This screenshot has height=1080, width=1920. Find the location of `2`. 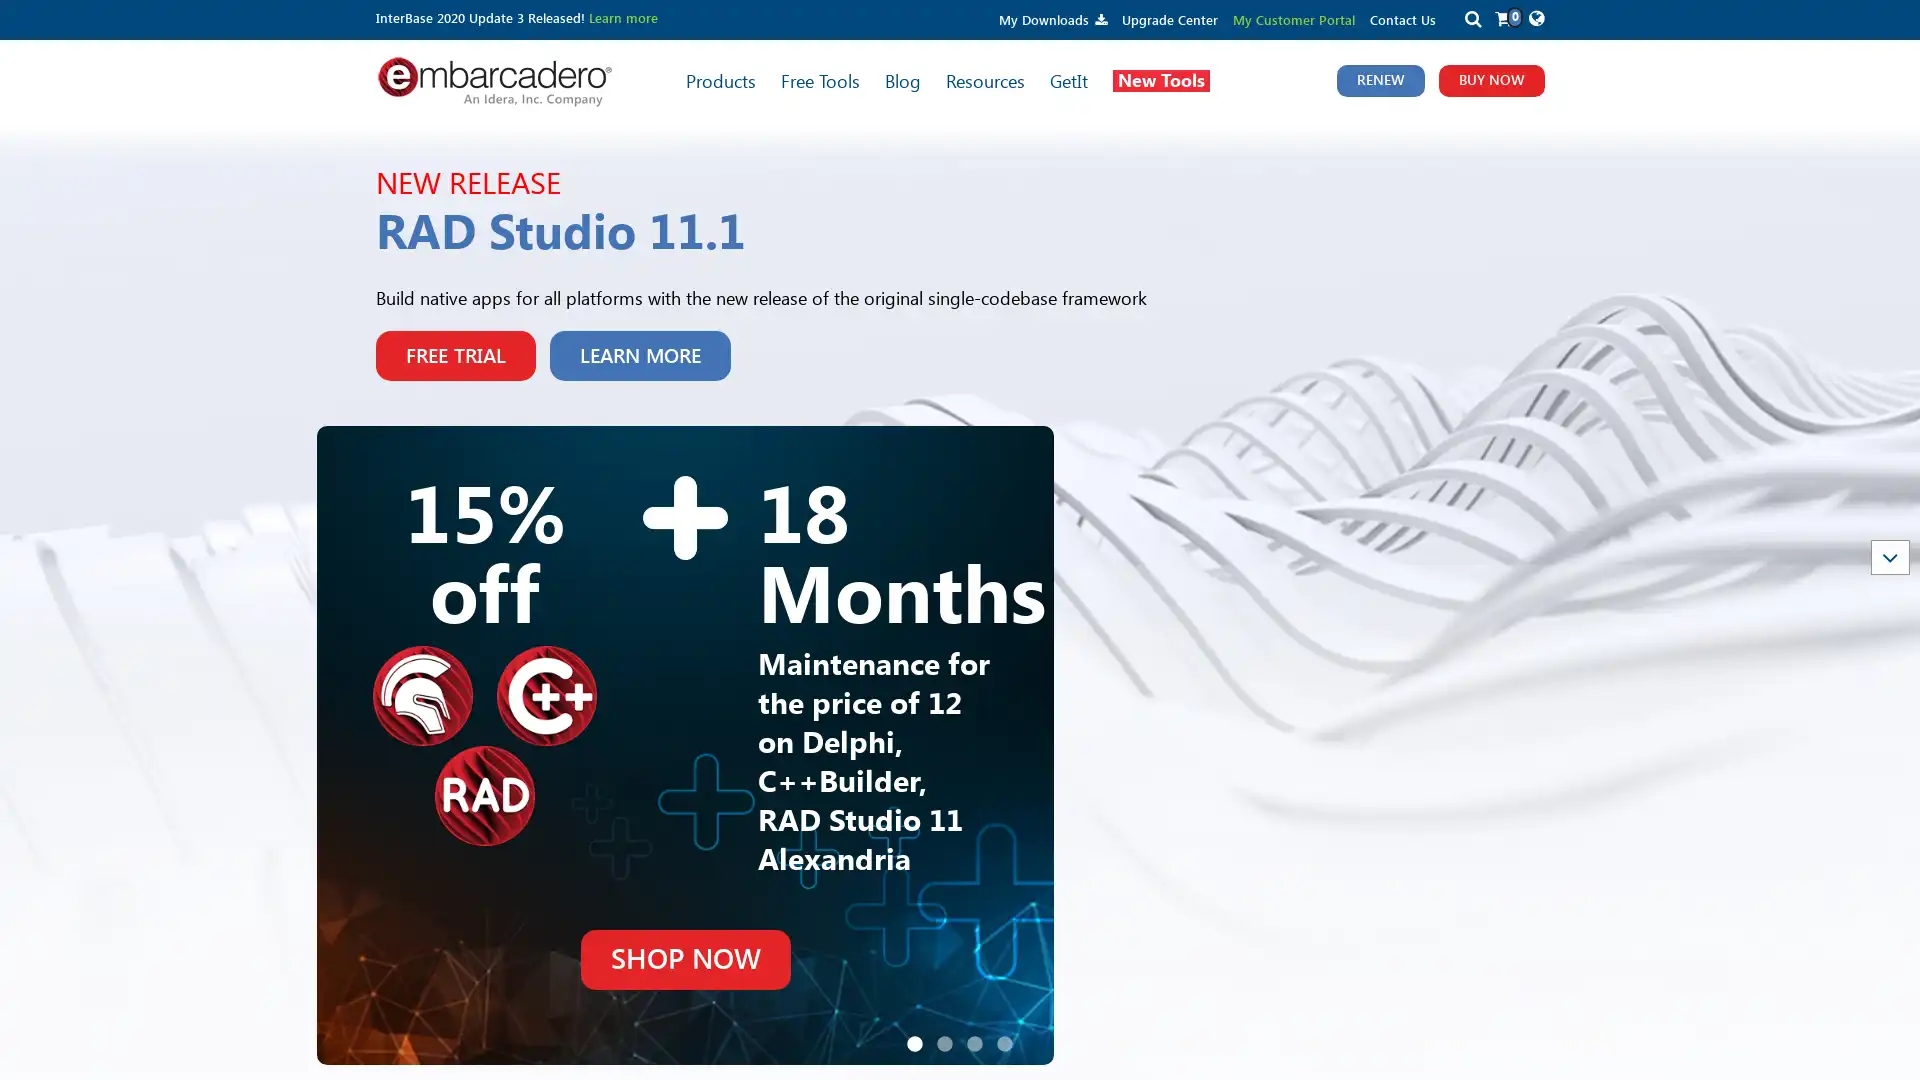

2 is located at coordinates (944, 849).